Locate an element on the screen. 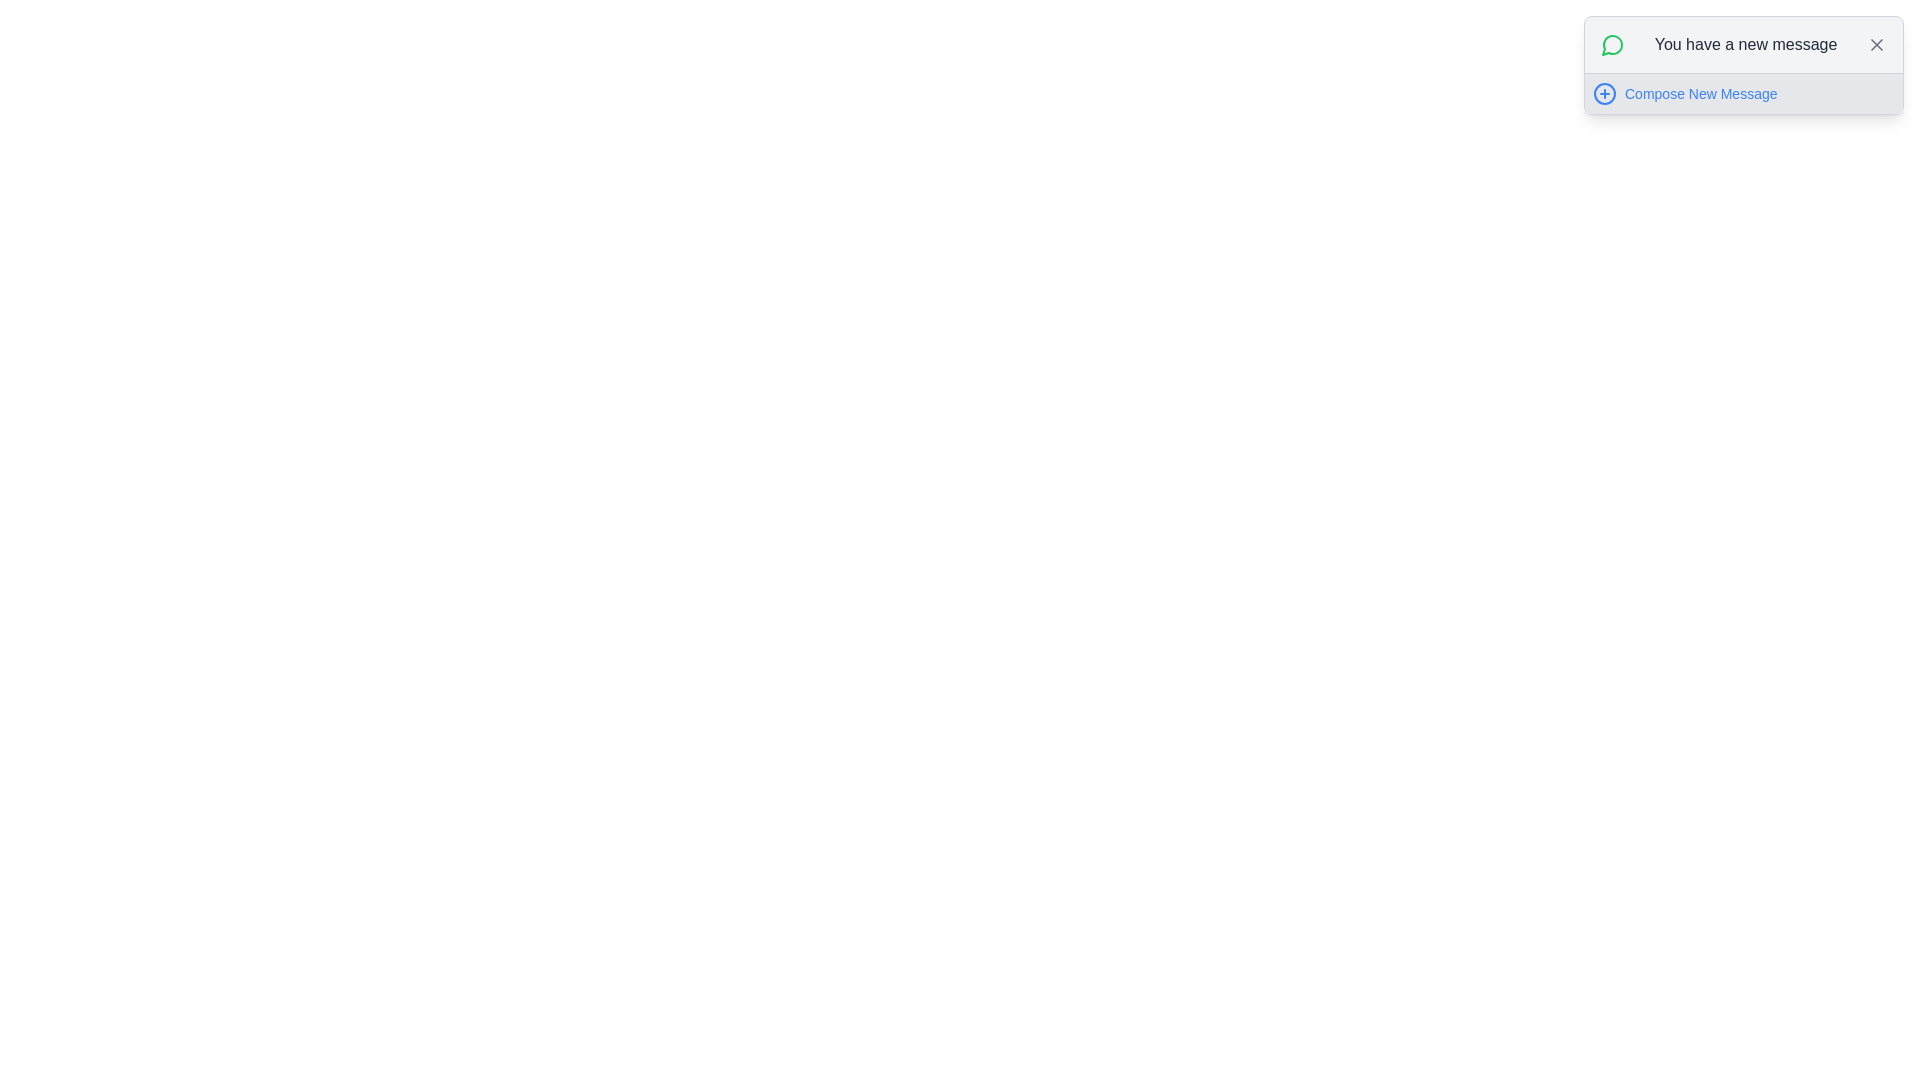 This screenshot has width=1920, height=1080. the close button located at the top-right corner of the notification box titled 'You have a new message' to change its color is located at coordinates (1875, 45).